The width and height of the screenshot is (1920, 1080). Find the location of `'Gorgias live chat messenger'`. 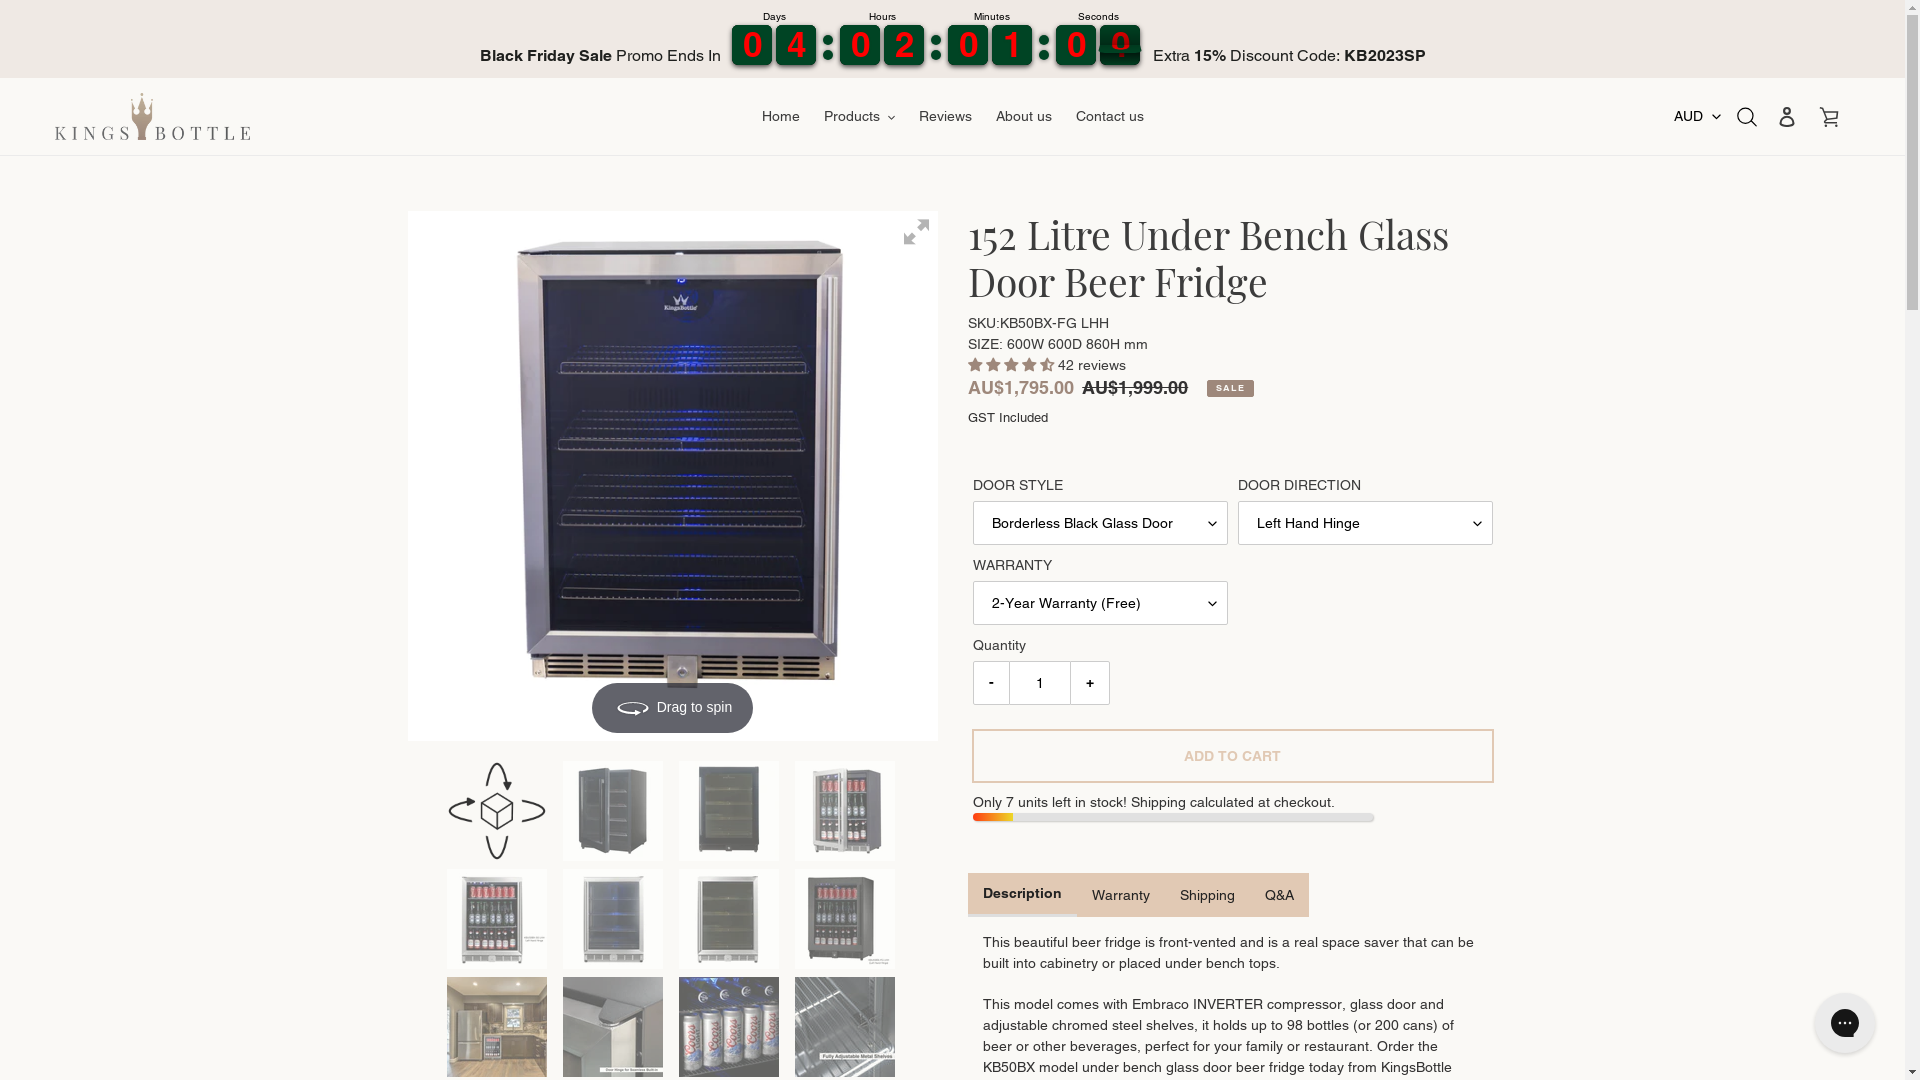

'Gorgias live chat messenger' is located at coordinates (1843, 1022).